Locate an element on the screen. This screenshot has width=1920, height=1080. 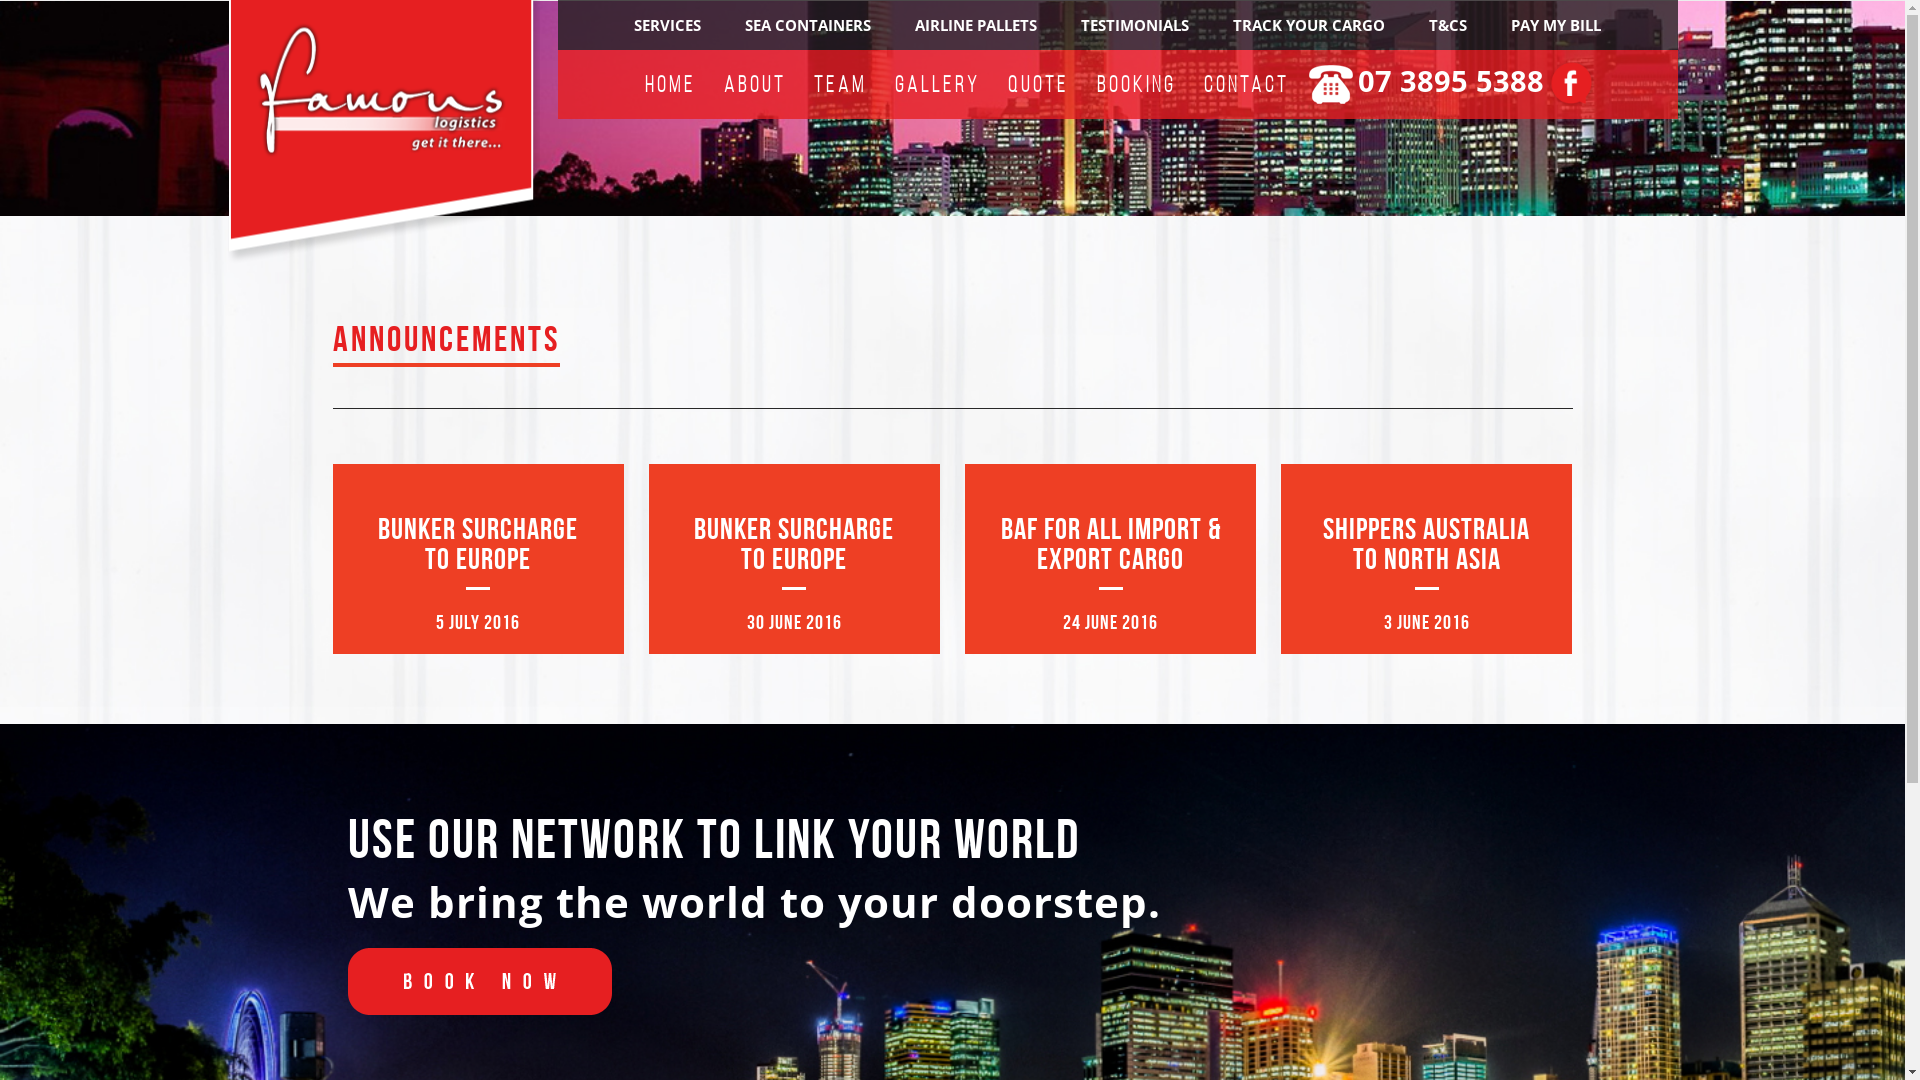
'QUOTE' is located at coordinates (998, 83).